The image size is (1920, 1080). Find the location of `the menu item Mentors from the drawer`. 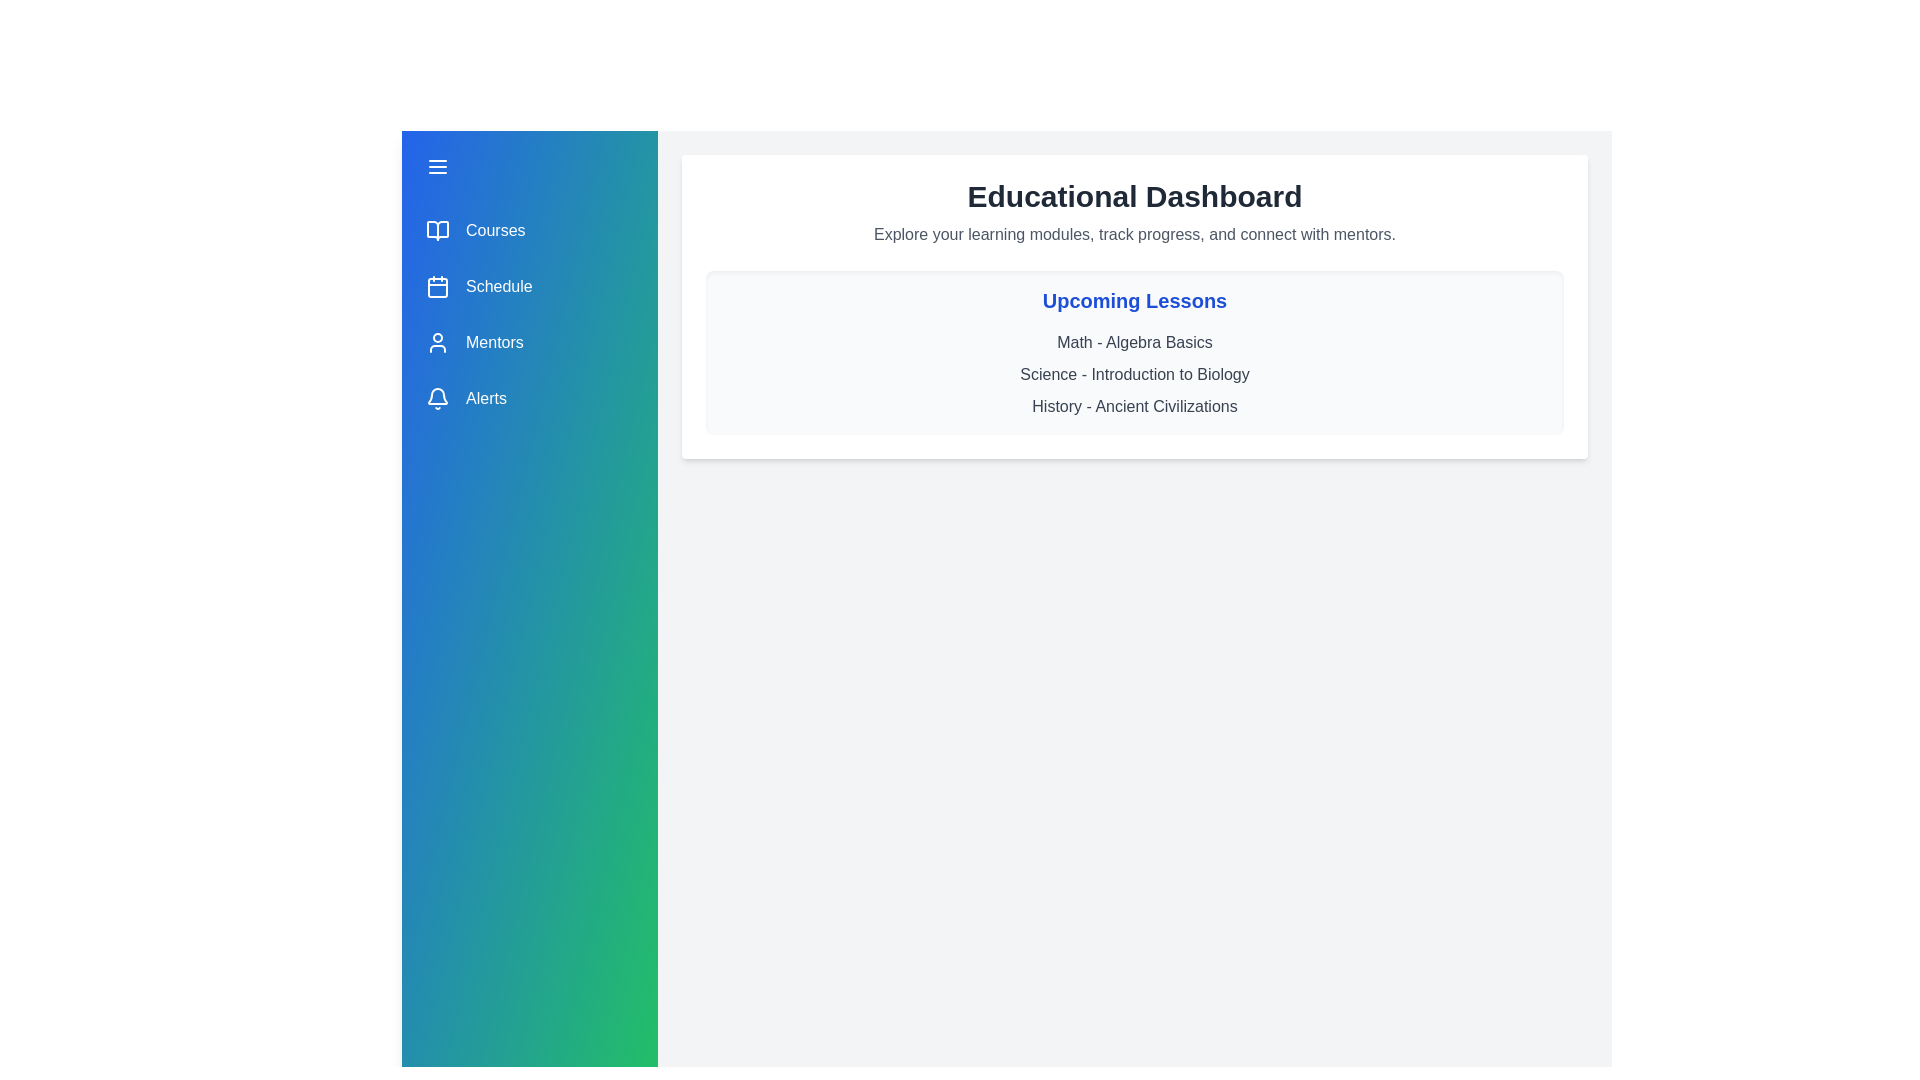

the menu item Mentors from the drawer is located at coordinates (529, 342).